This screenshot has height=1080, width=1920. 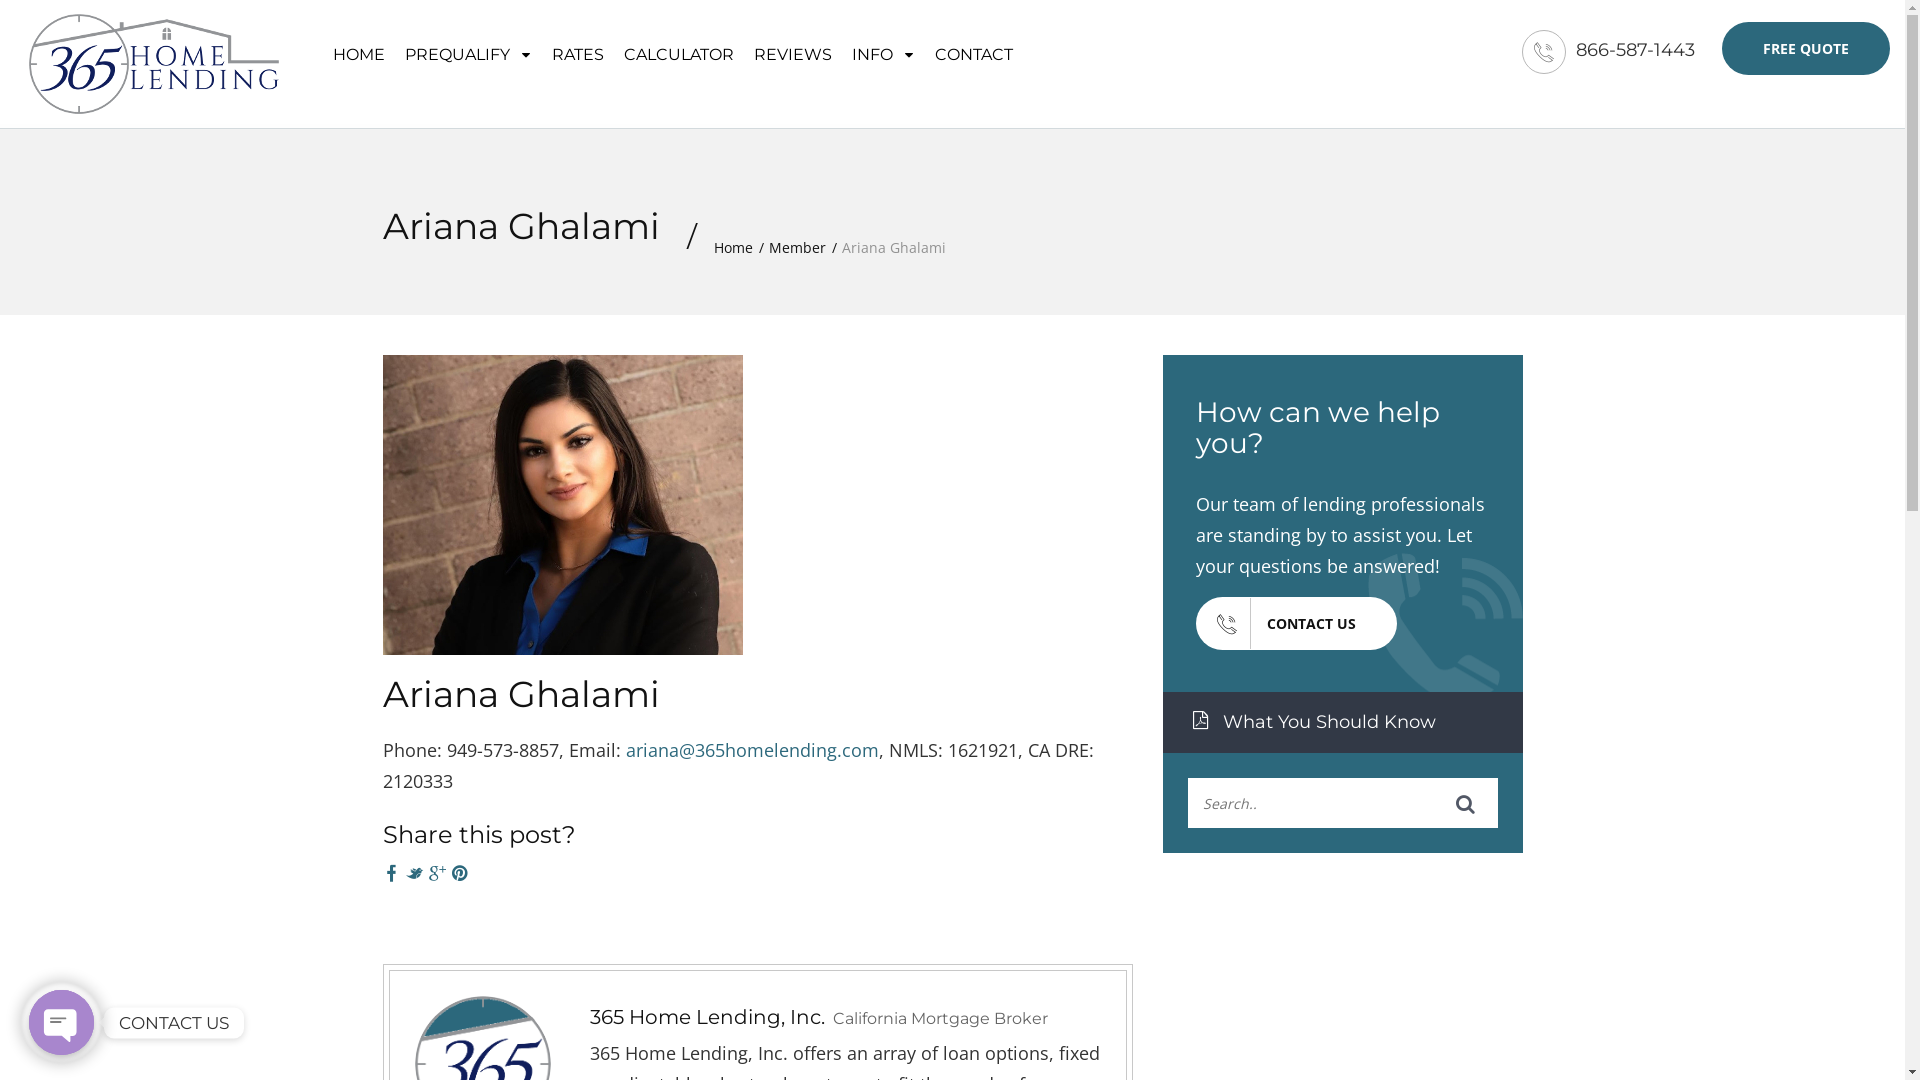 What do you see at coordinates (467, 50) in the screenshot?
I see `'PREQUALIFY'` at bounding box center [467, 50].